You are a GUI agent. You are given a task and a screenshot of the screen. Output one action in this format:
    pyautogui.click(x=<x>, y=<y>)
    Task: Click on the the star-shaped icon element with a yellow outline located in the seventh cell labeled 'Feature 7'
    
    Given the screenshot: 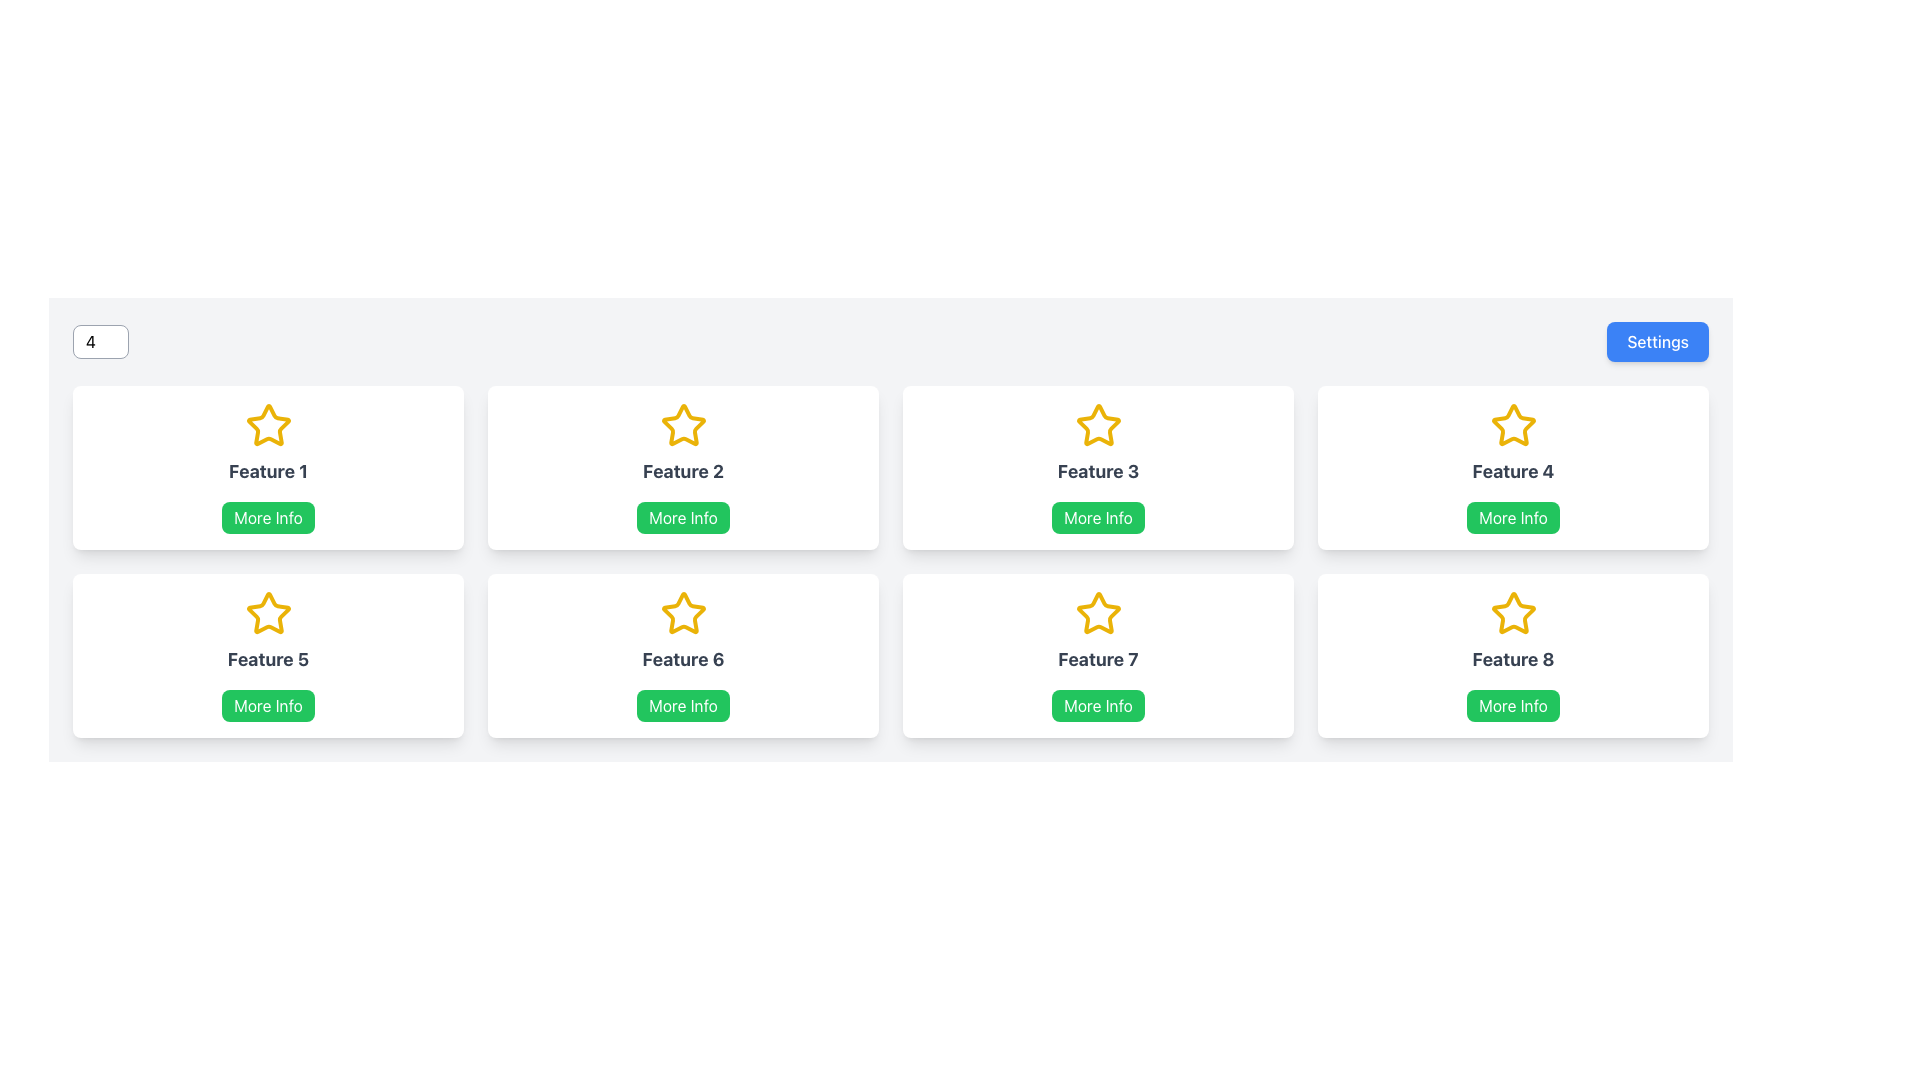 What is the action you would take?
    pyautogui.click(x=1097, y=612)
    